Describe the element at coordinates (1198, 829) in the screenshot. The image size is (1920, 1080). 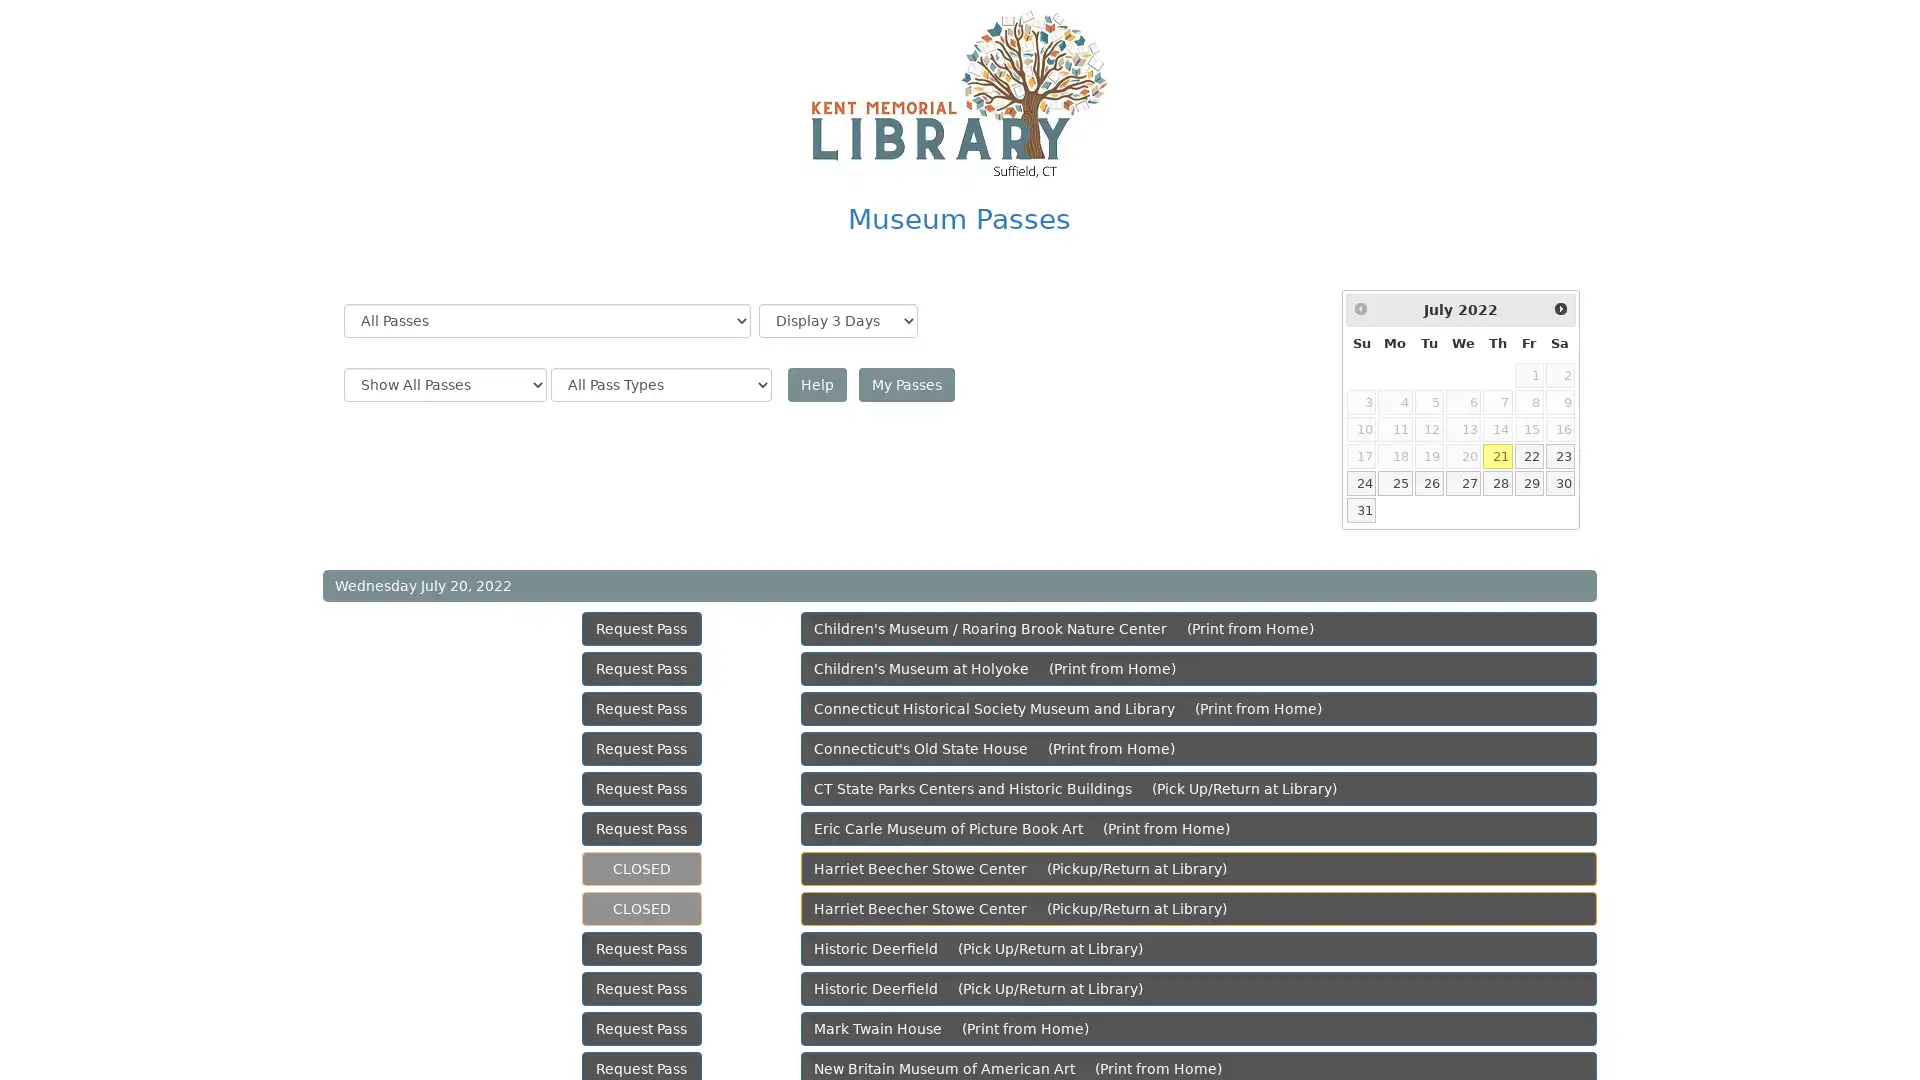
I see `Eric Carle Museum of Picture Book Art     (Print from Home)` at that location.